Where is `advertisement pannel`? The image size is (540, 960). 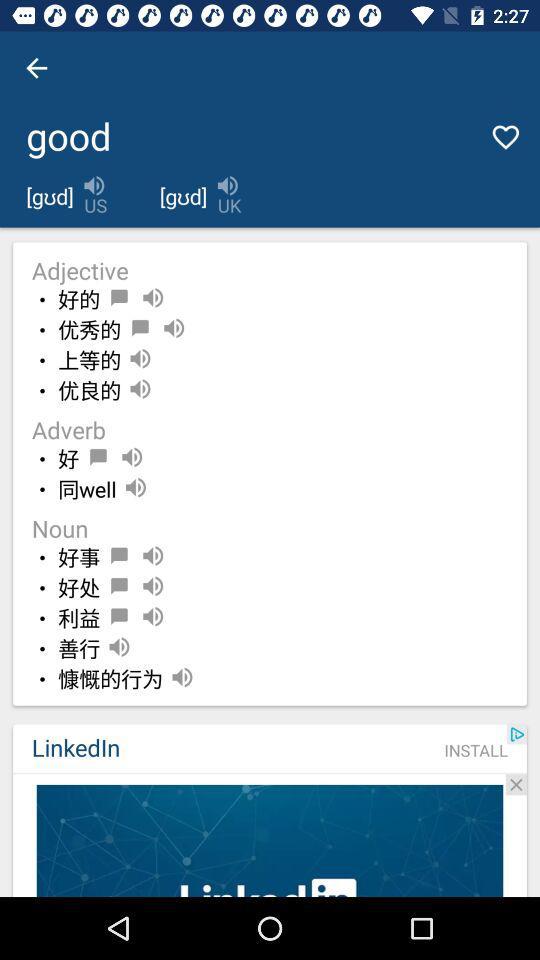 advertisement pannel is located at coordinates (270, 840).